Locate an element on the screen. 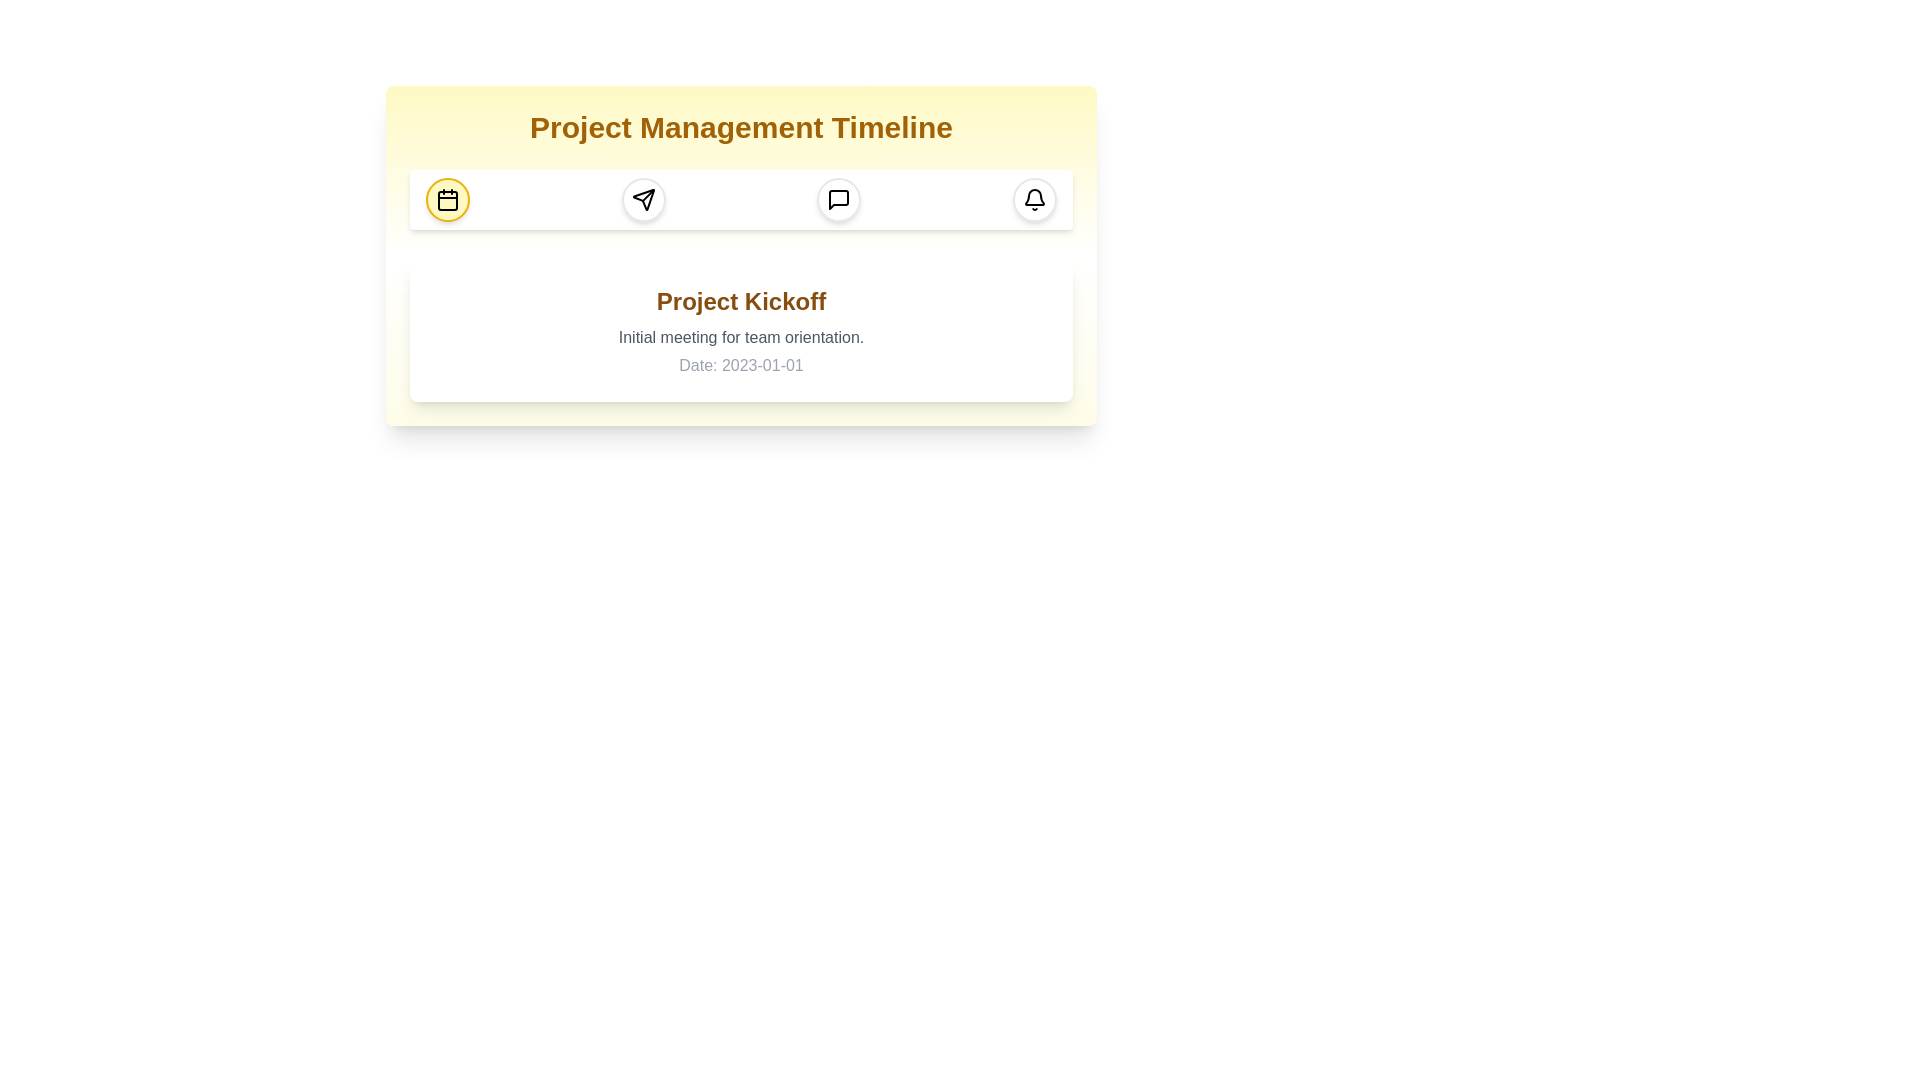 The height and width of the screenshot is (1080, 1920). the navigational arrow icon located inside the second circular button from the left in the top section of the interface, which is distinguished by a white background and a red border is located at coordinates (643, 200).